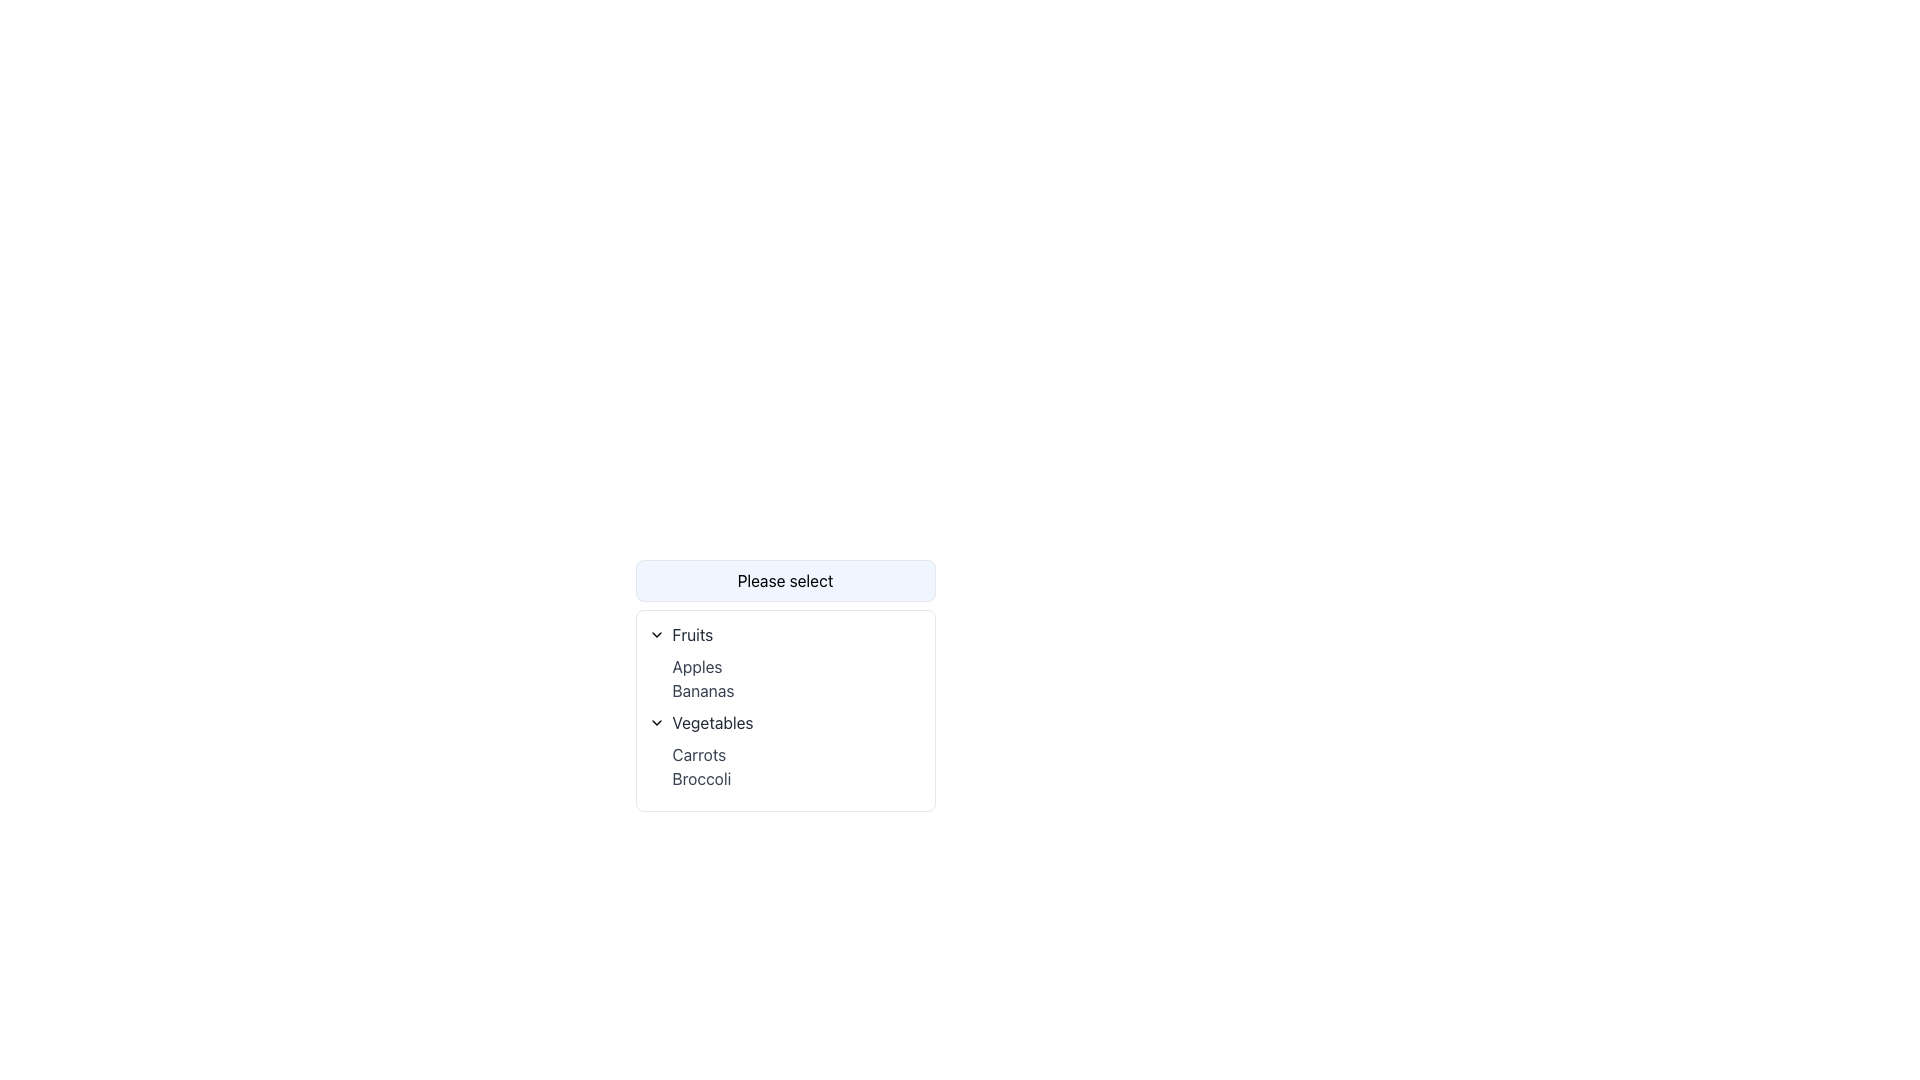 This screenshot has height=1080, width=1920. I want to click on the 'Fruits' collapsible section, so click(784, 663).